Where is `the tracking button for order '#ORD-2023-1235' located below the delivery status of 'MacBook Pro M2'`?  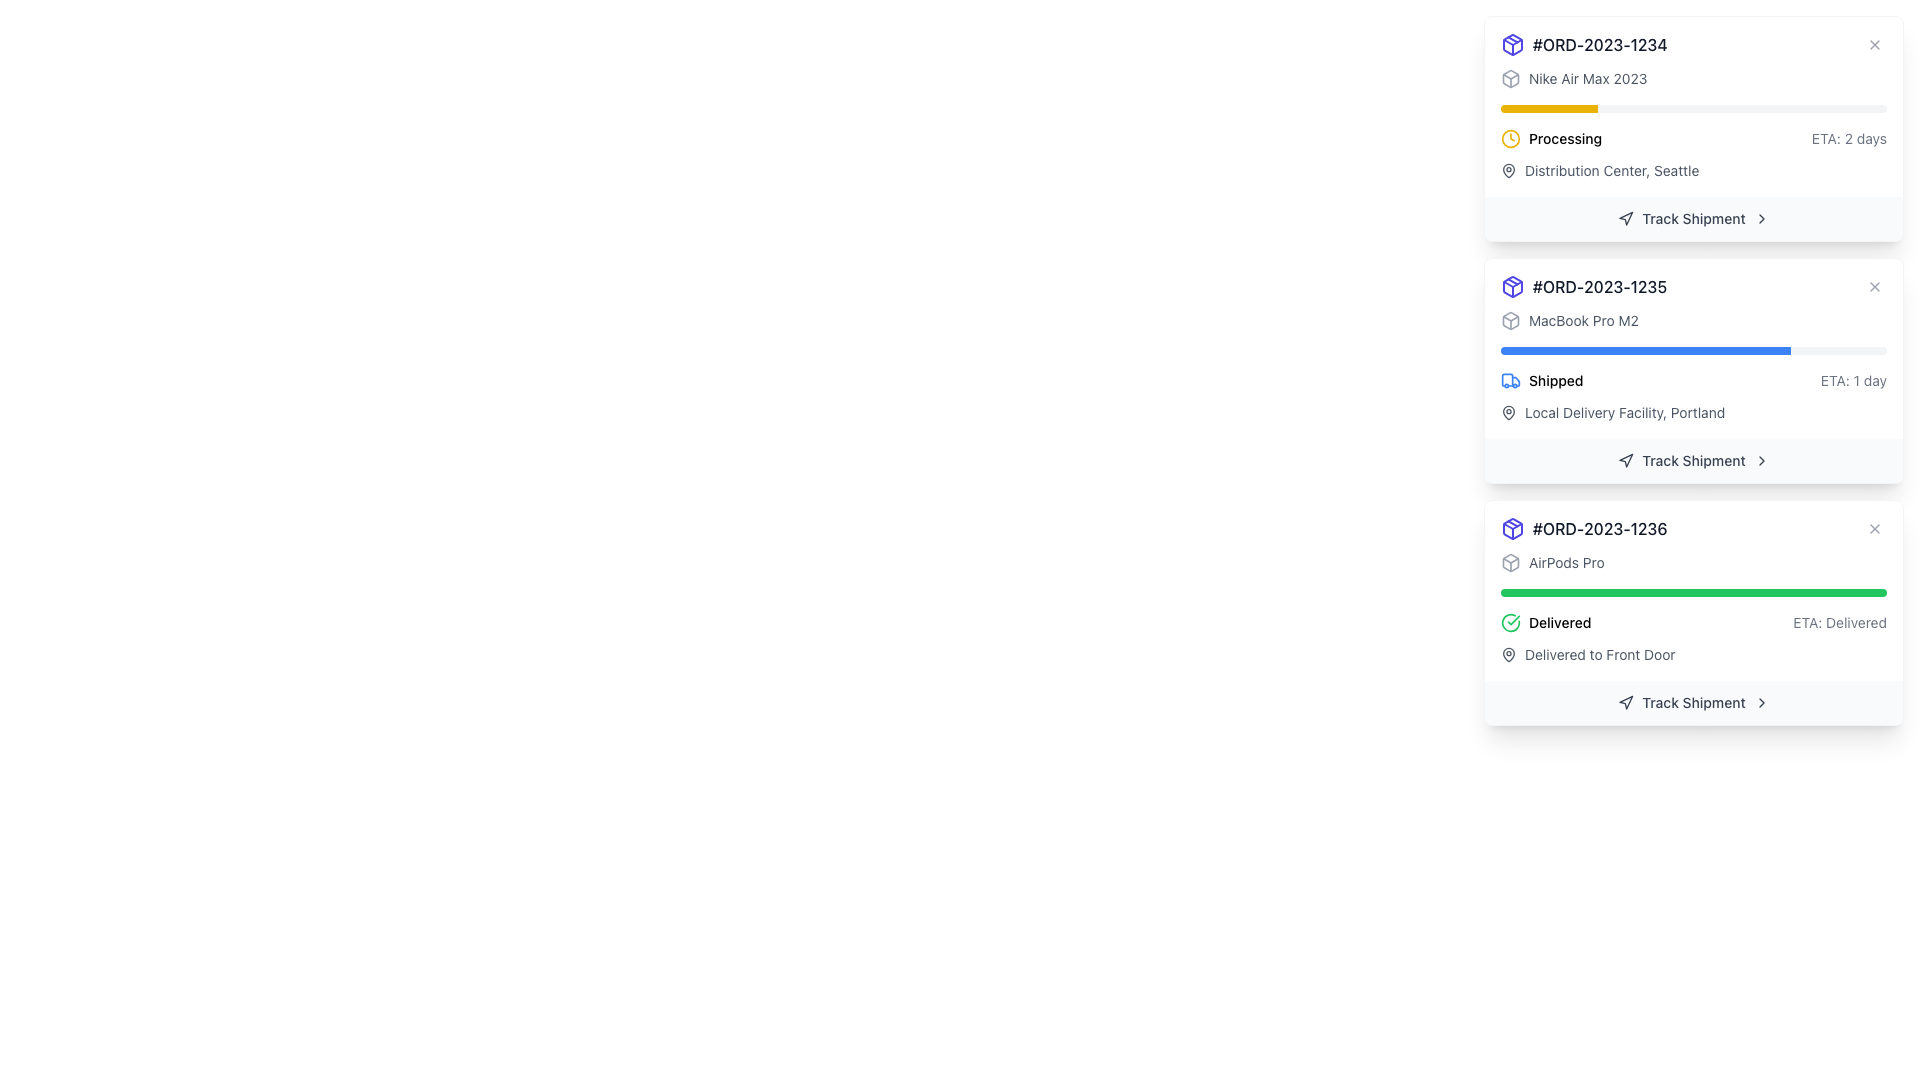
the tracking button for order '#ORD-2023-1235' located below the delivery status of 'MacBook Pro M2' is located at coordinates (1693, 461).